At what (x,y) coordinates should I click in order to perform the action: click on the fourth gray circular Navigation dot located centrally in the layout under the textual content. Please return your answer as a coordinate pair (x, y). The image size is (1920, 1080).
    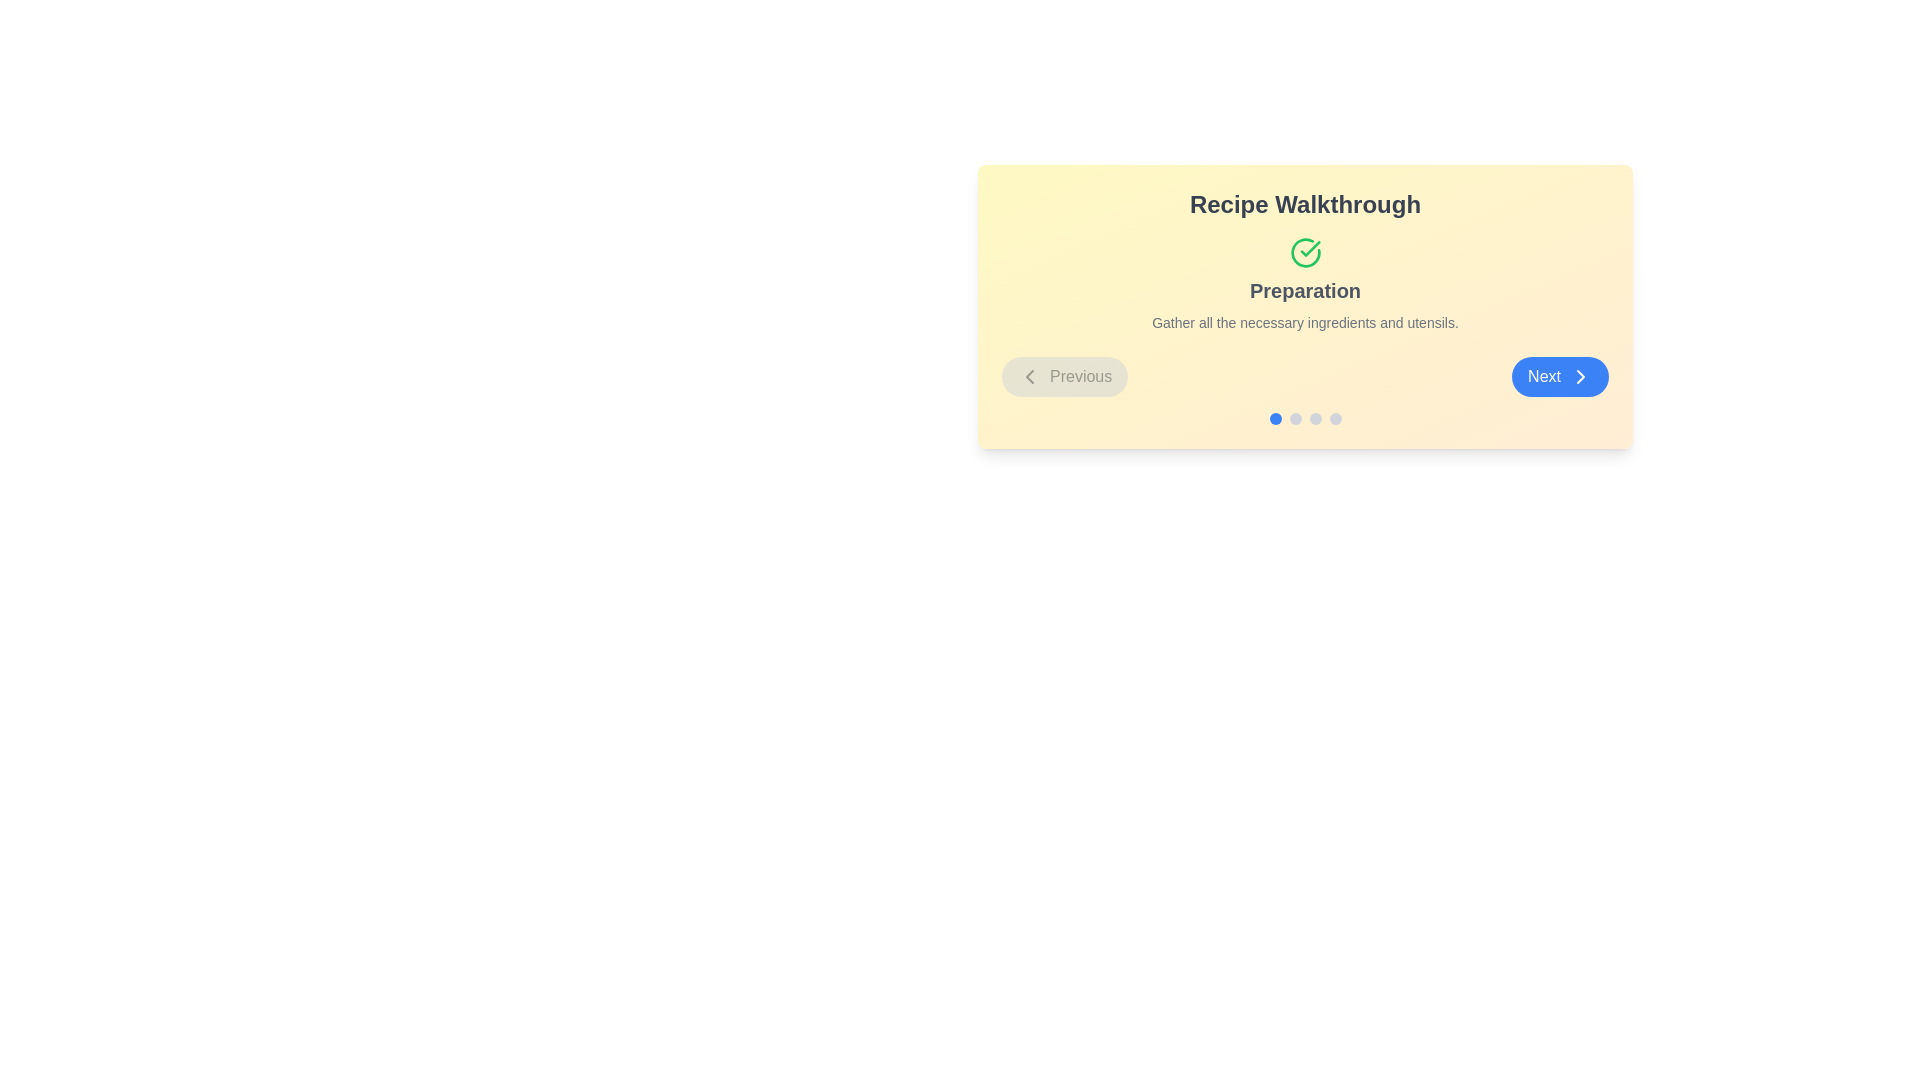
    Looking at the image, I should click on (1335, 418).